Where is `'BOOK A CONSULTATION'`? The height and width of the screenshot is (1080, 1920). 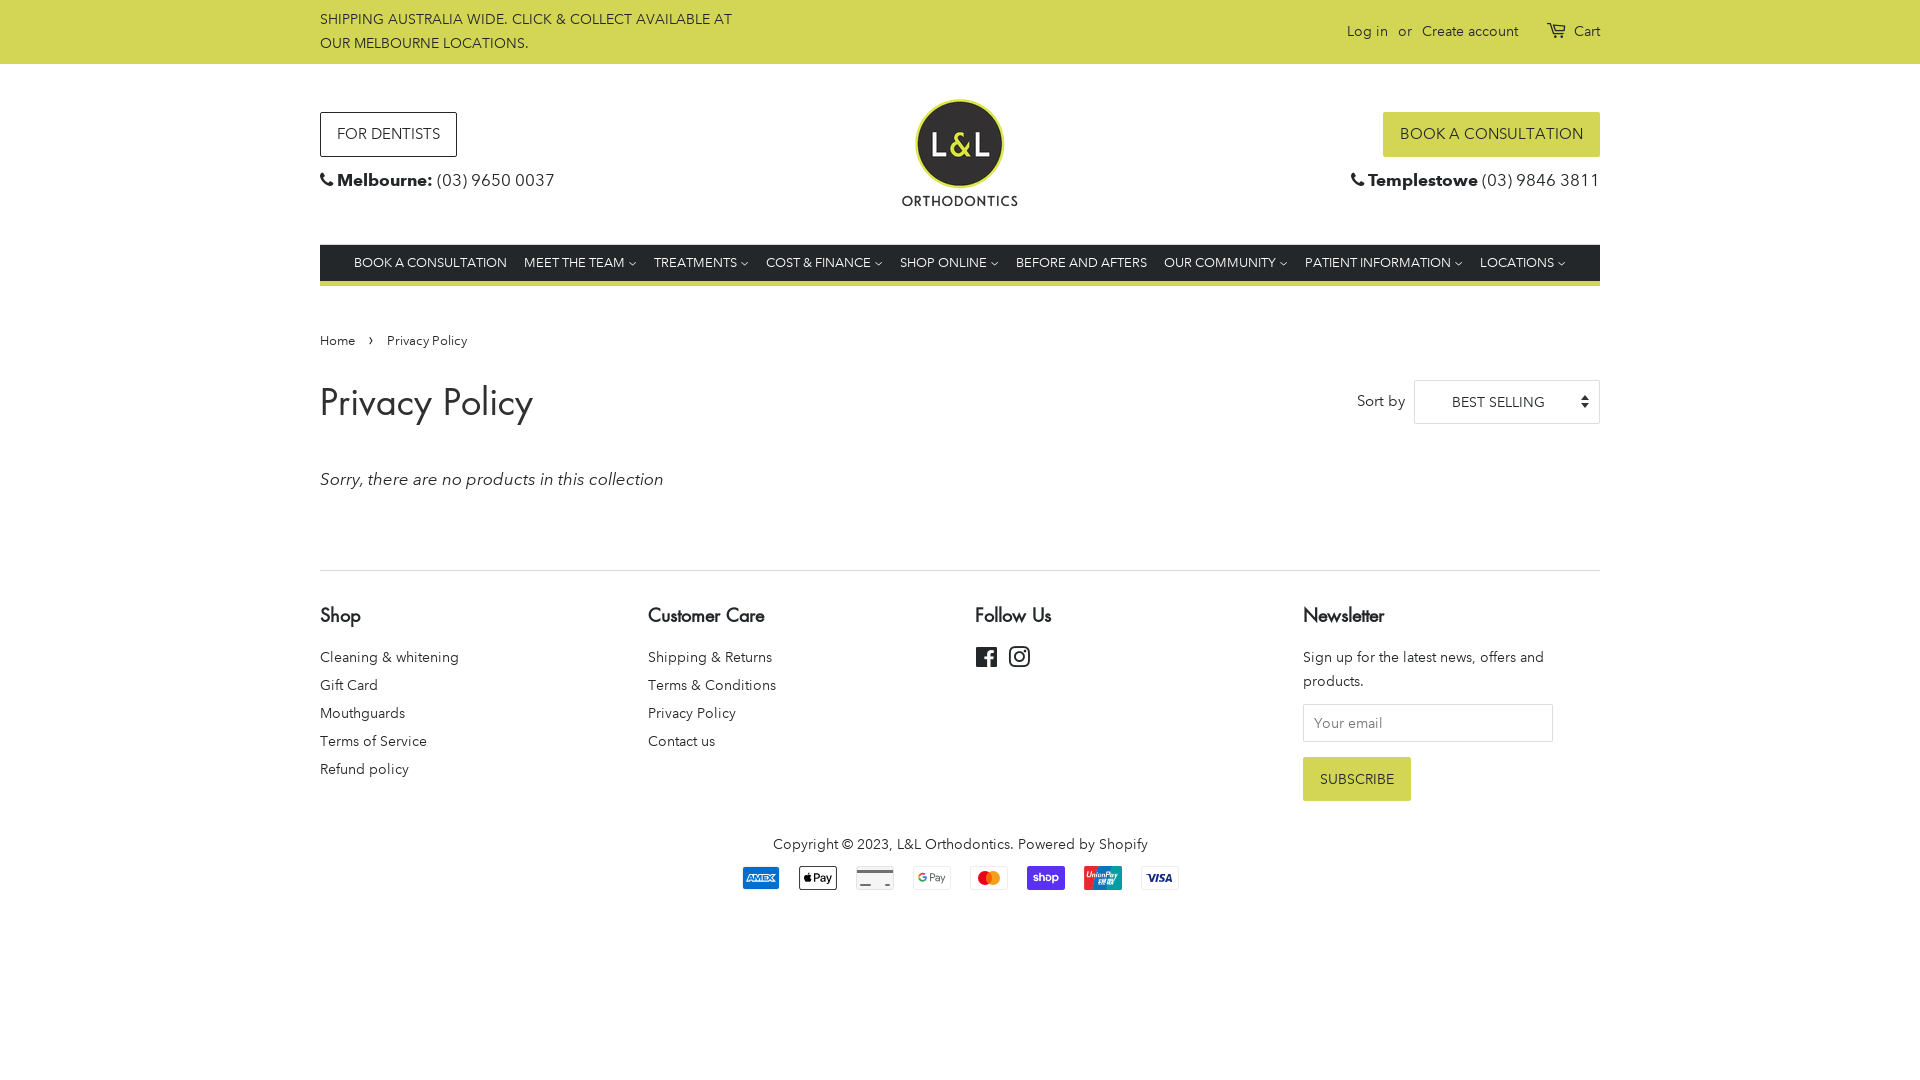 'BOOK A CONSULTATION' is located at coordinates (1491, 134).